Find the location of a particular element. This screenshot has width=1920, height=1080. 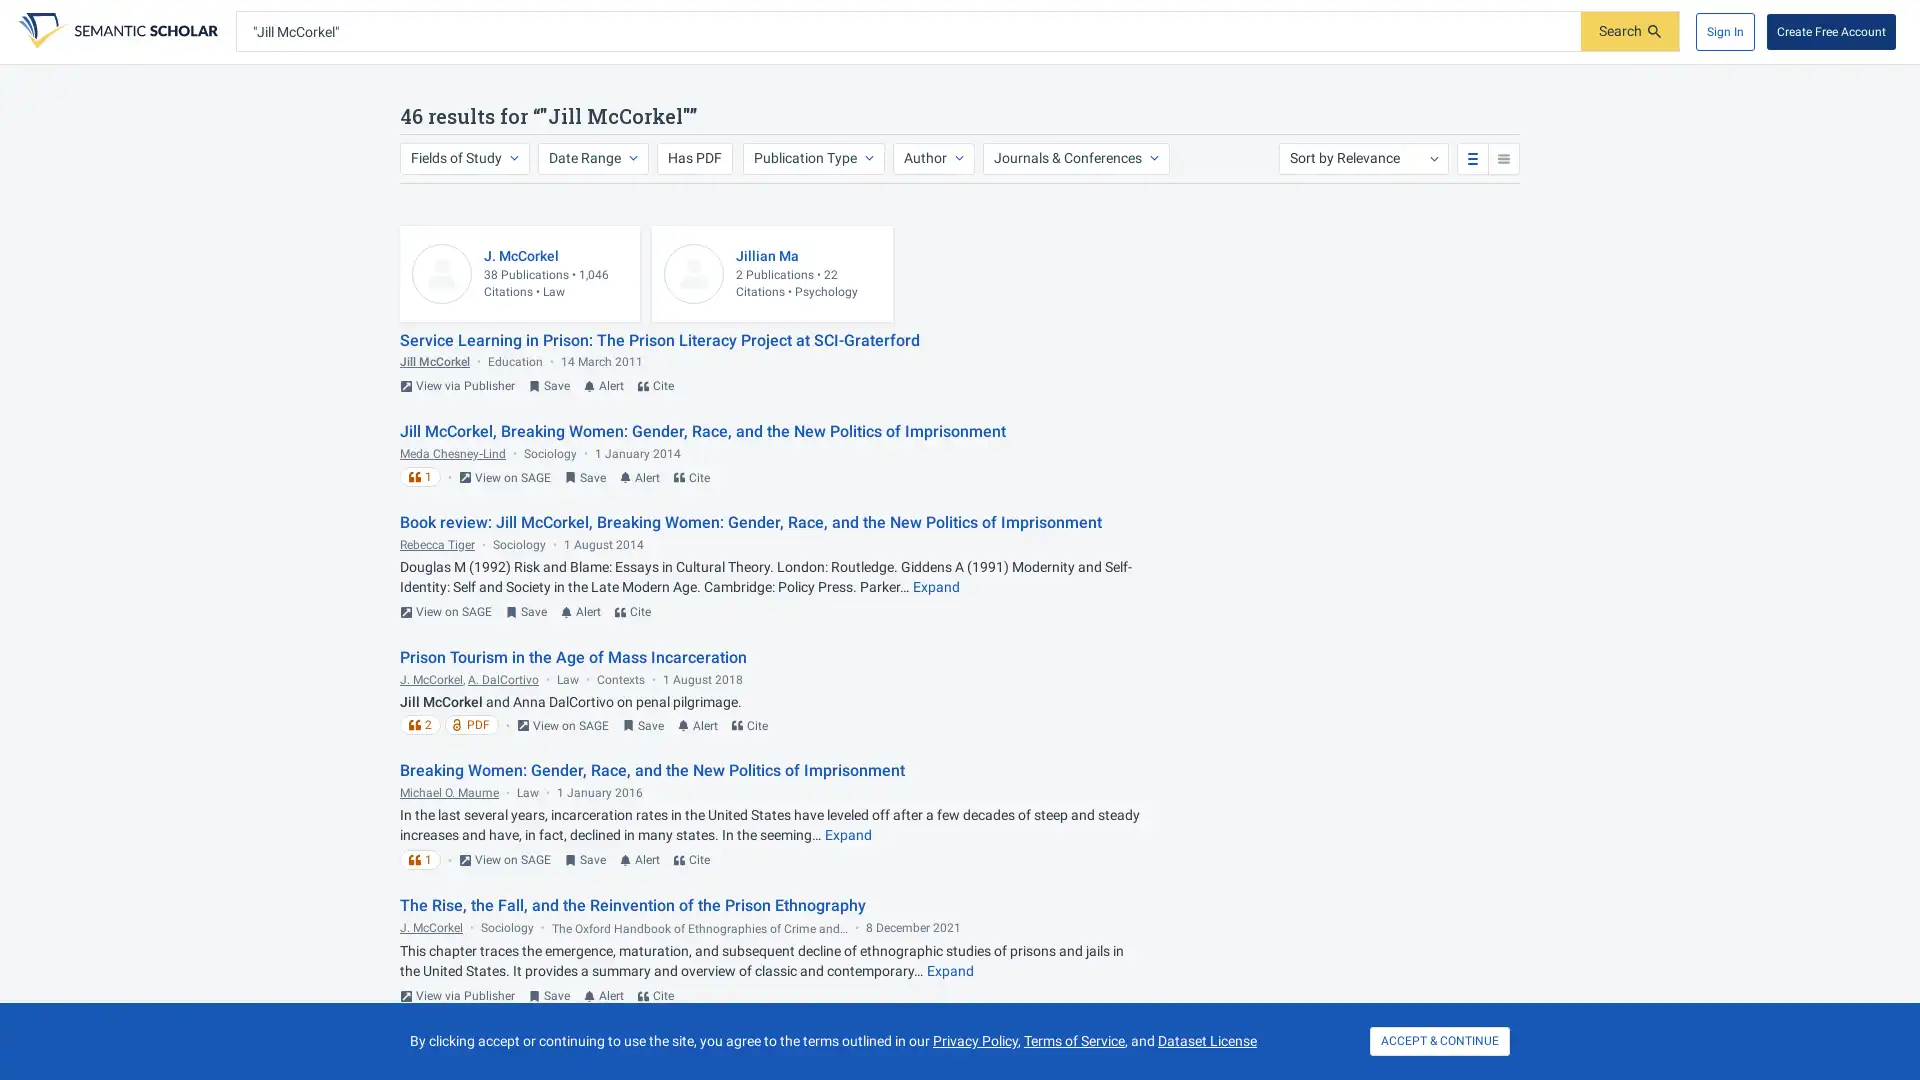

Expand truncated text is located at coordinates (935, 585).